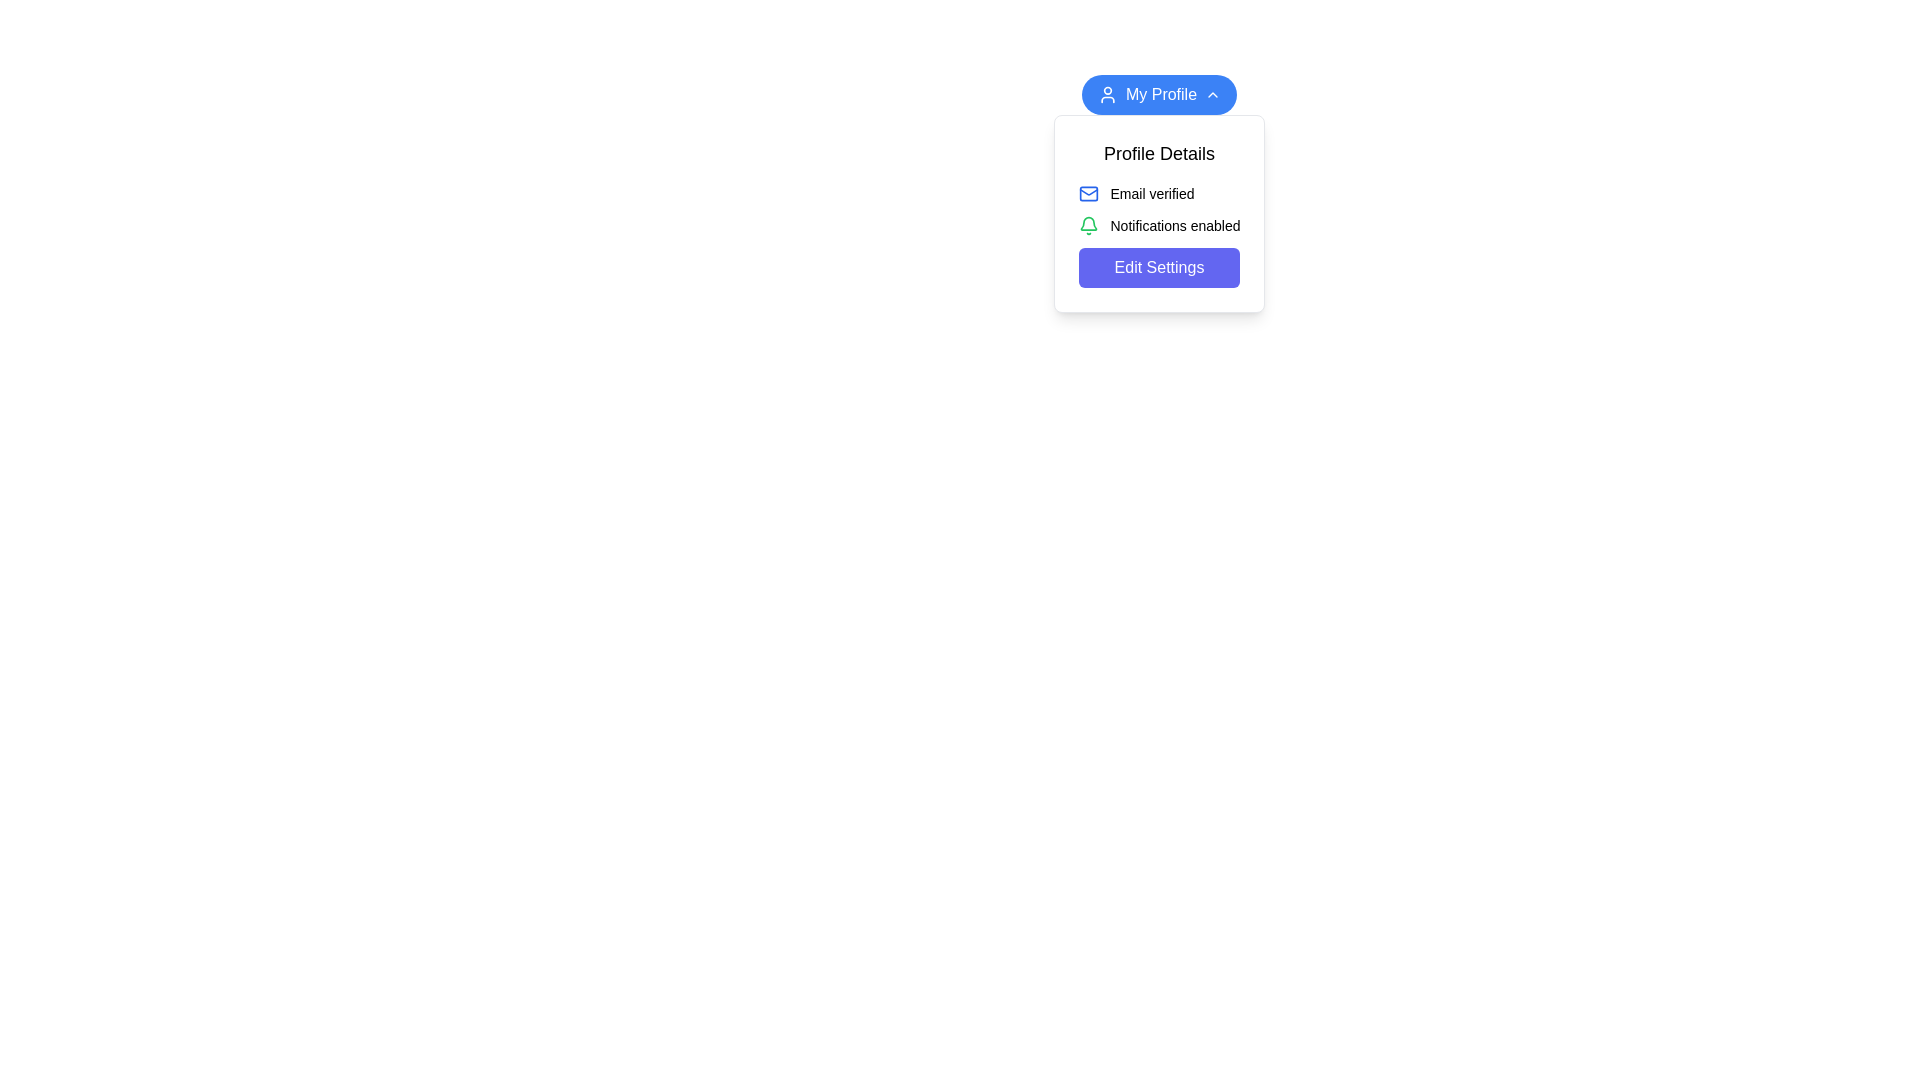 Image resolution: width=1920 pixels, height=1080 pixels. What do you see at coordinates (1159, 95) in the screenshot?
I see `the blue rounded rectangle button labeled 'My Profile' with an upward arrow icon` at bounding box center [1159, 95].